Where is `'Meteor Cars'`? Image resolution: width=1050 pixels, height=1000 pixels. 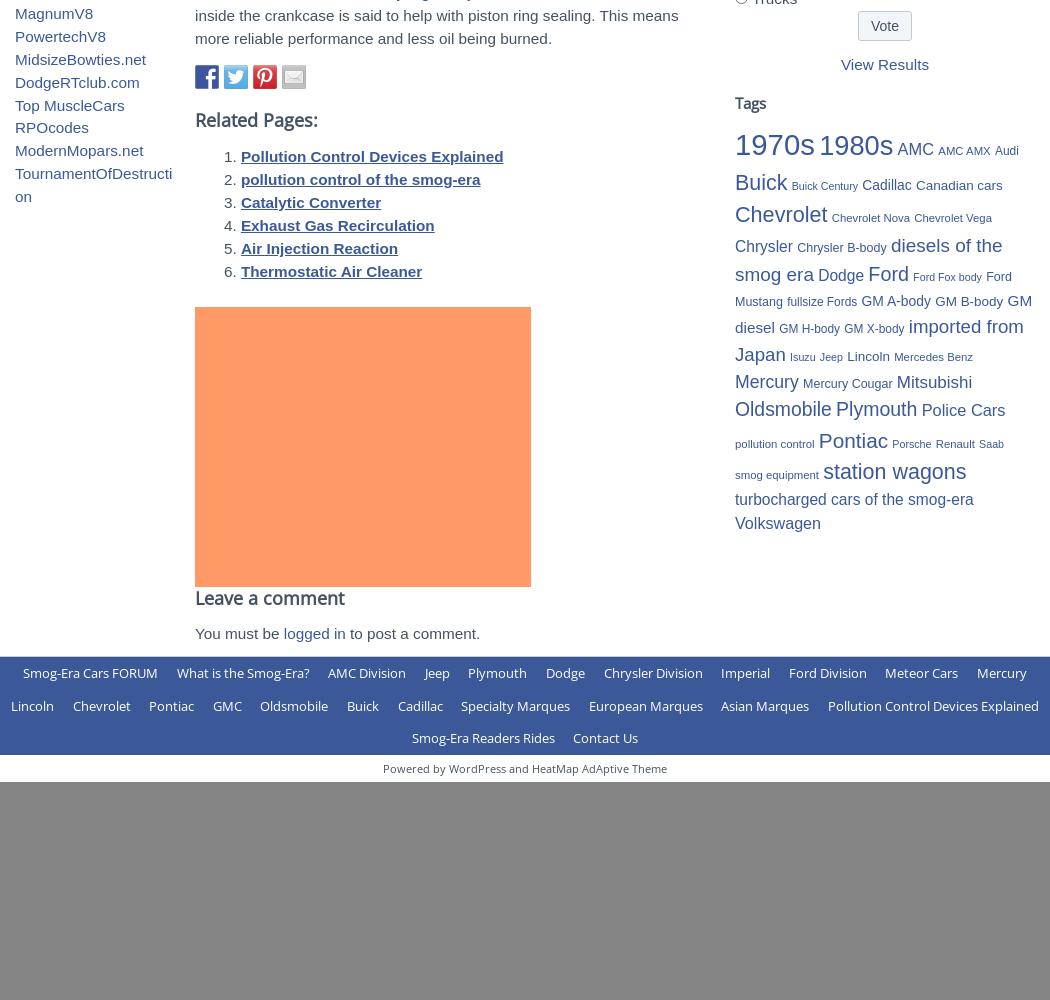 'Meteor Cars' is located at coordinates (921, 673).